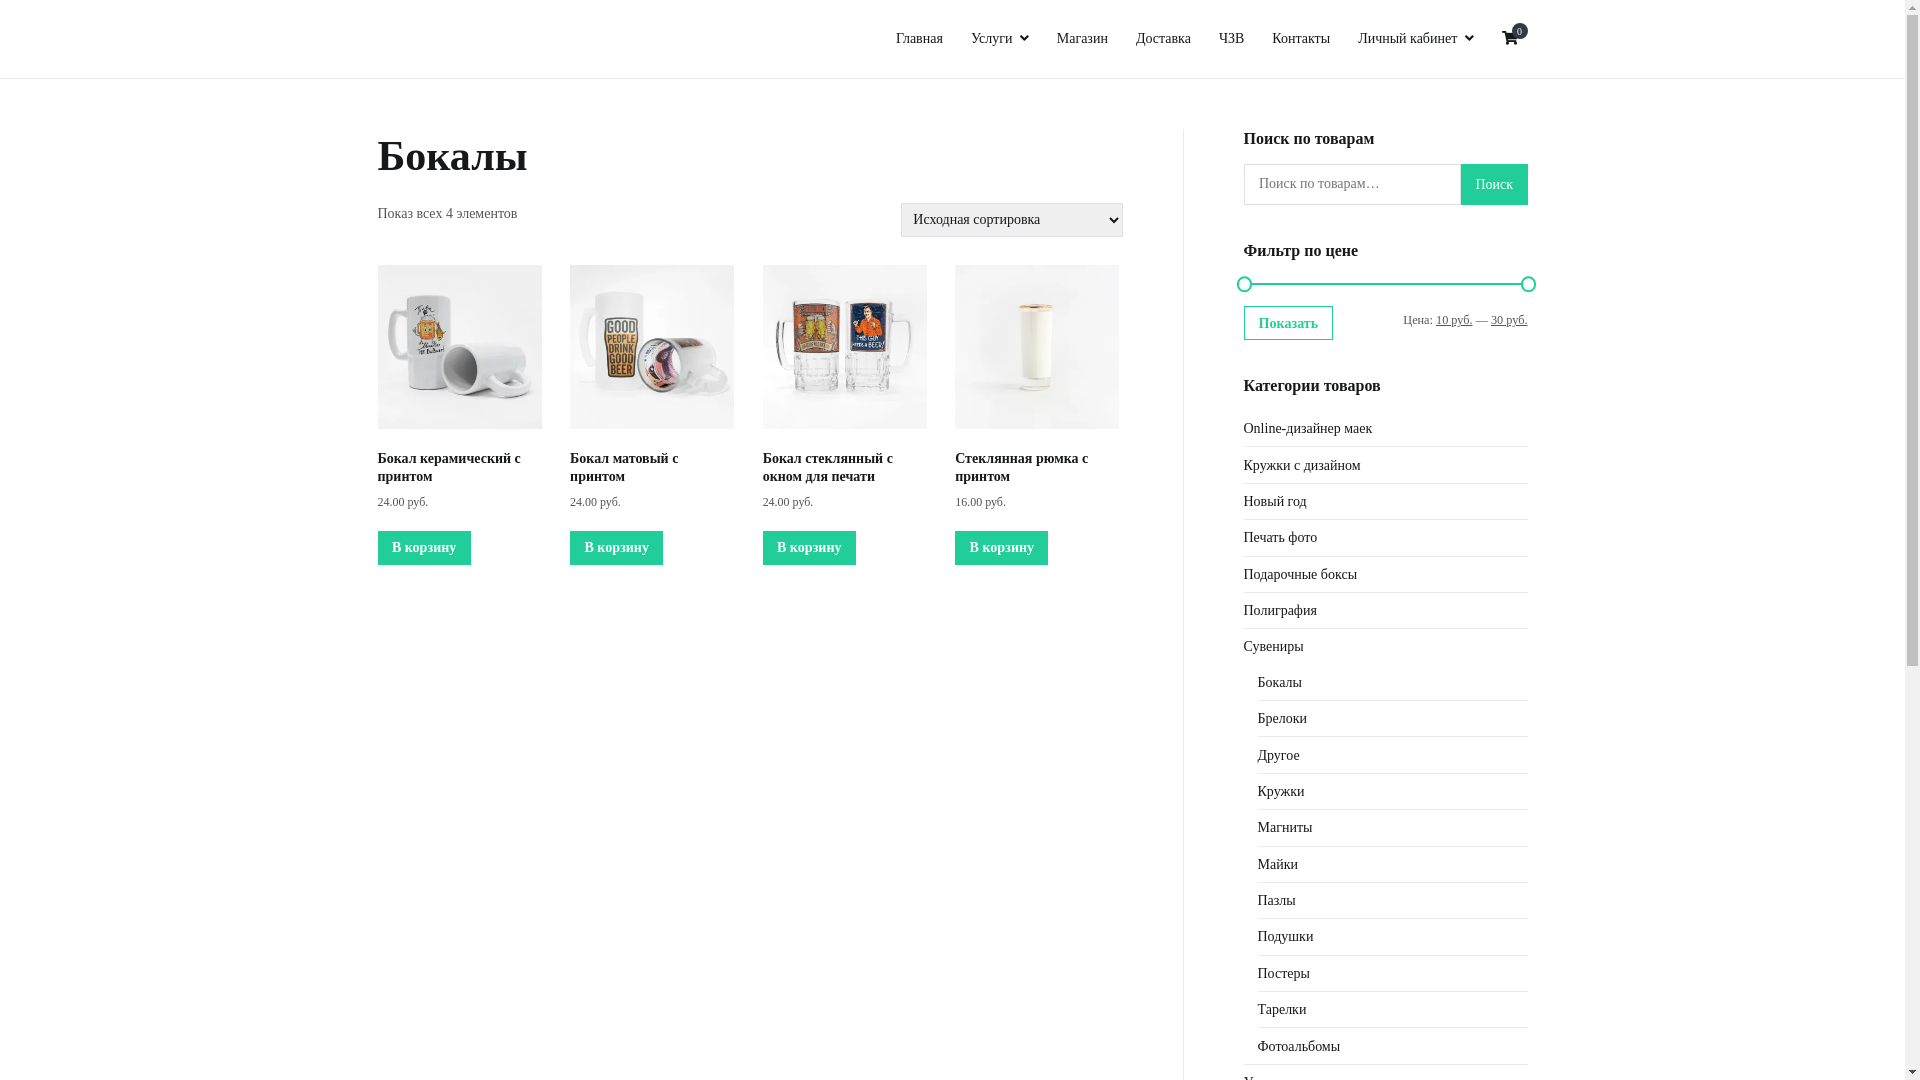  What do you see at coordinates (1510, 38) in the screenshot?
I see `'0'` at bounding box center [1510, 38].